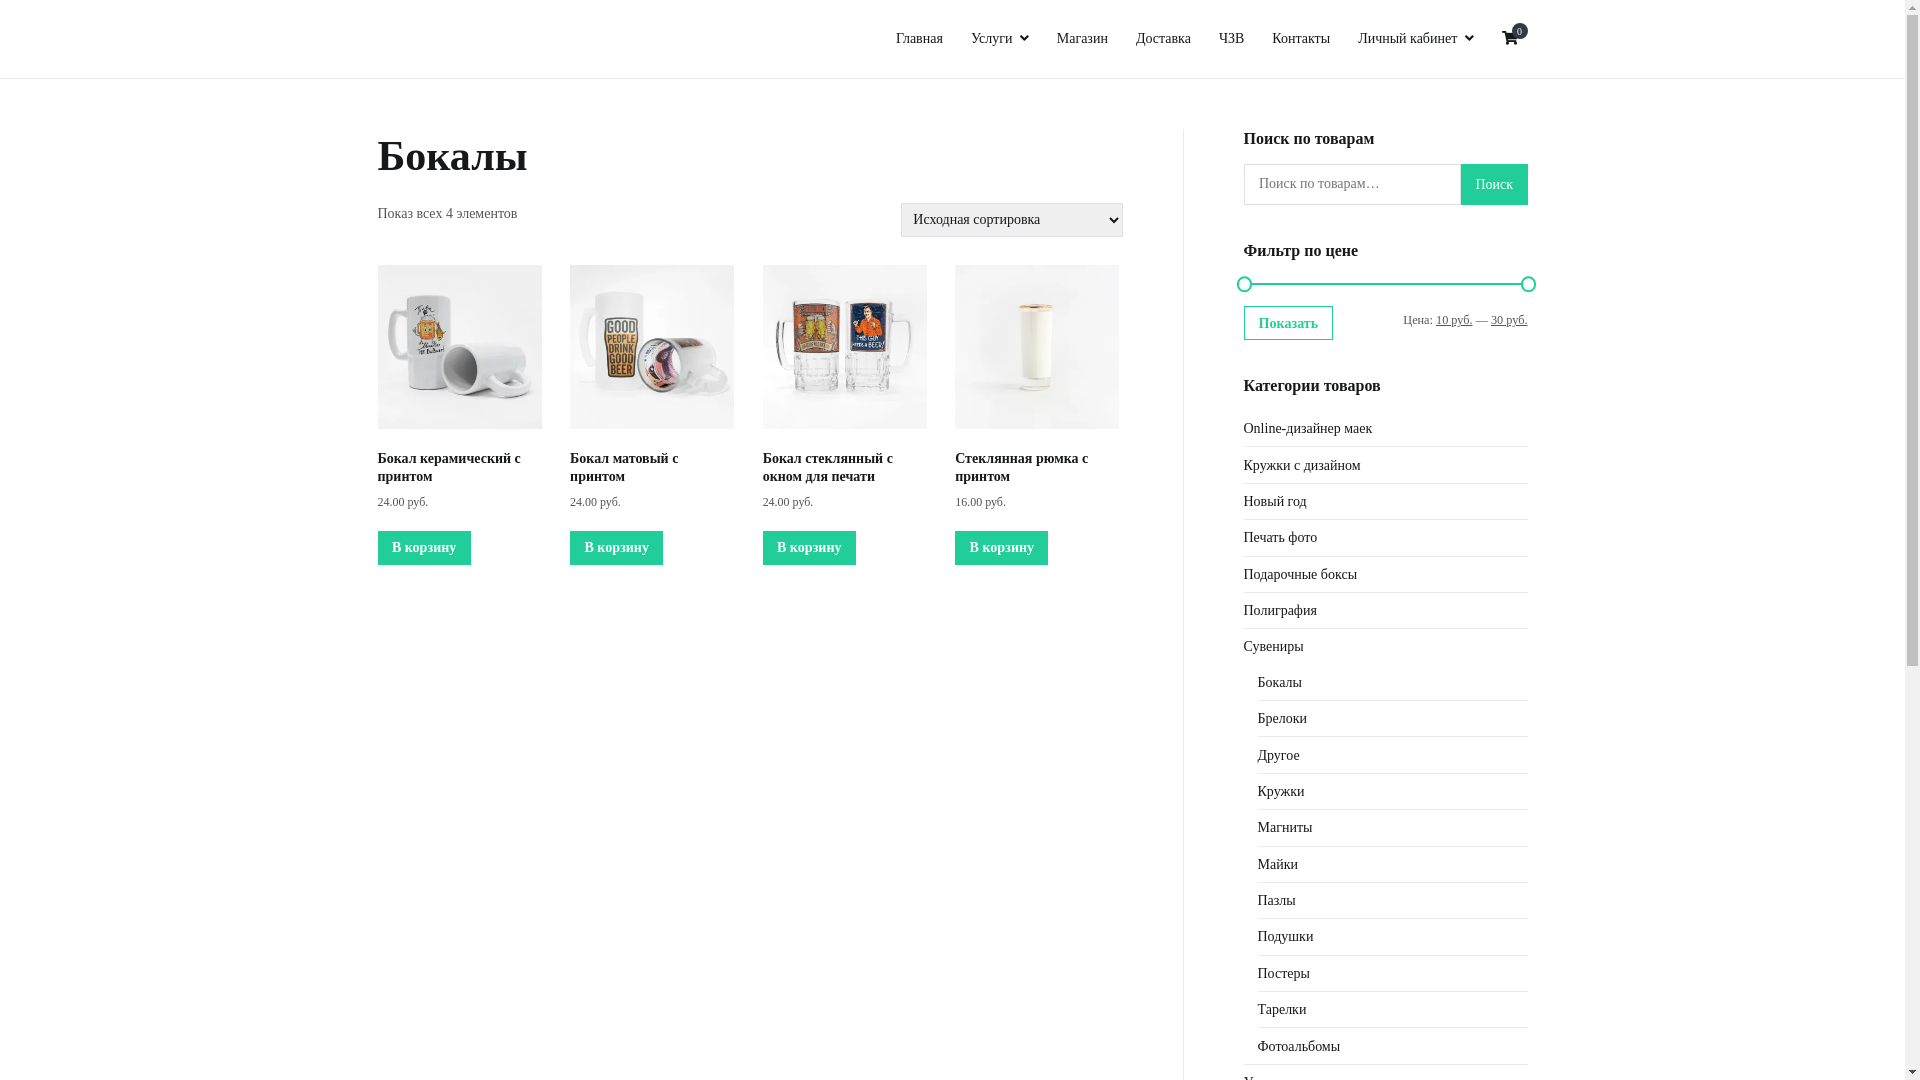  What do you see at coordinates (1510, 38) in the screenshot?
I see `'0'` at bounding box center [1510, 38].